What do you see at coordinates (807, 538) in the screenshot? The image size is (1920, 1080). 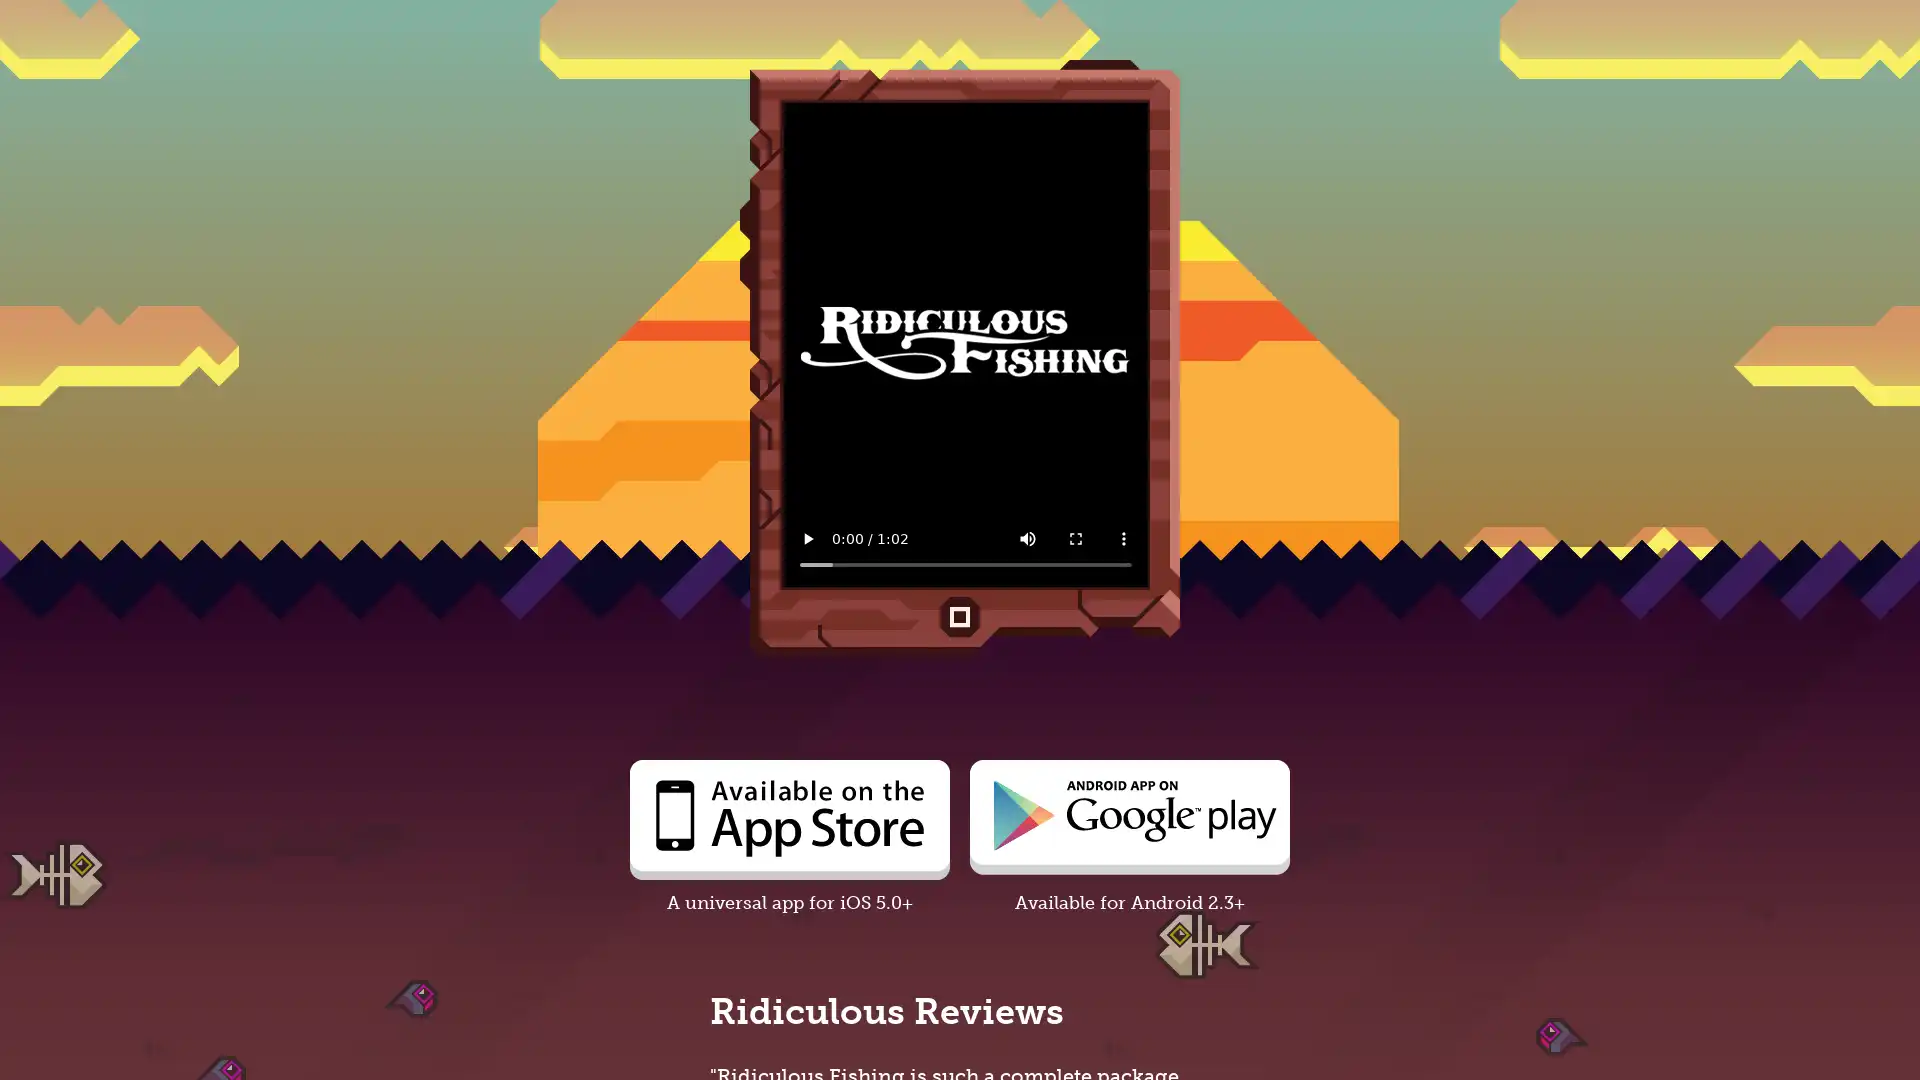 I see `play` at bounding box center [807, 538].